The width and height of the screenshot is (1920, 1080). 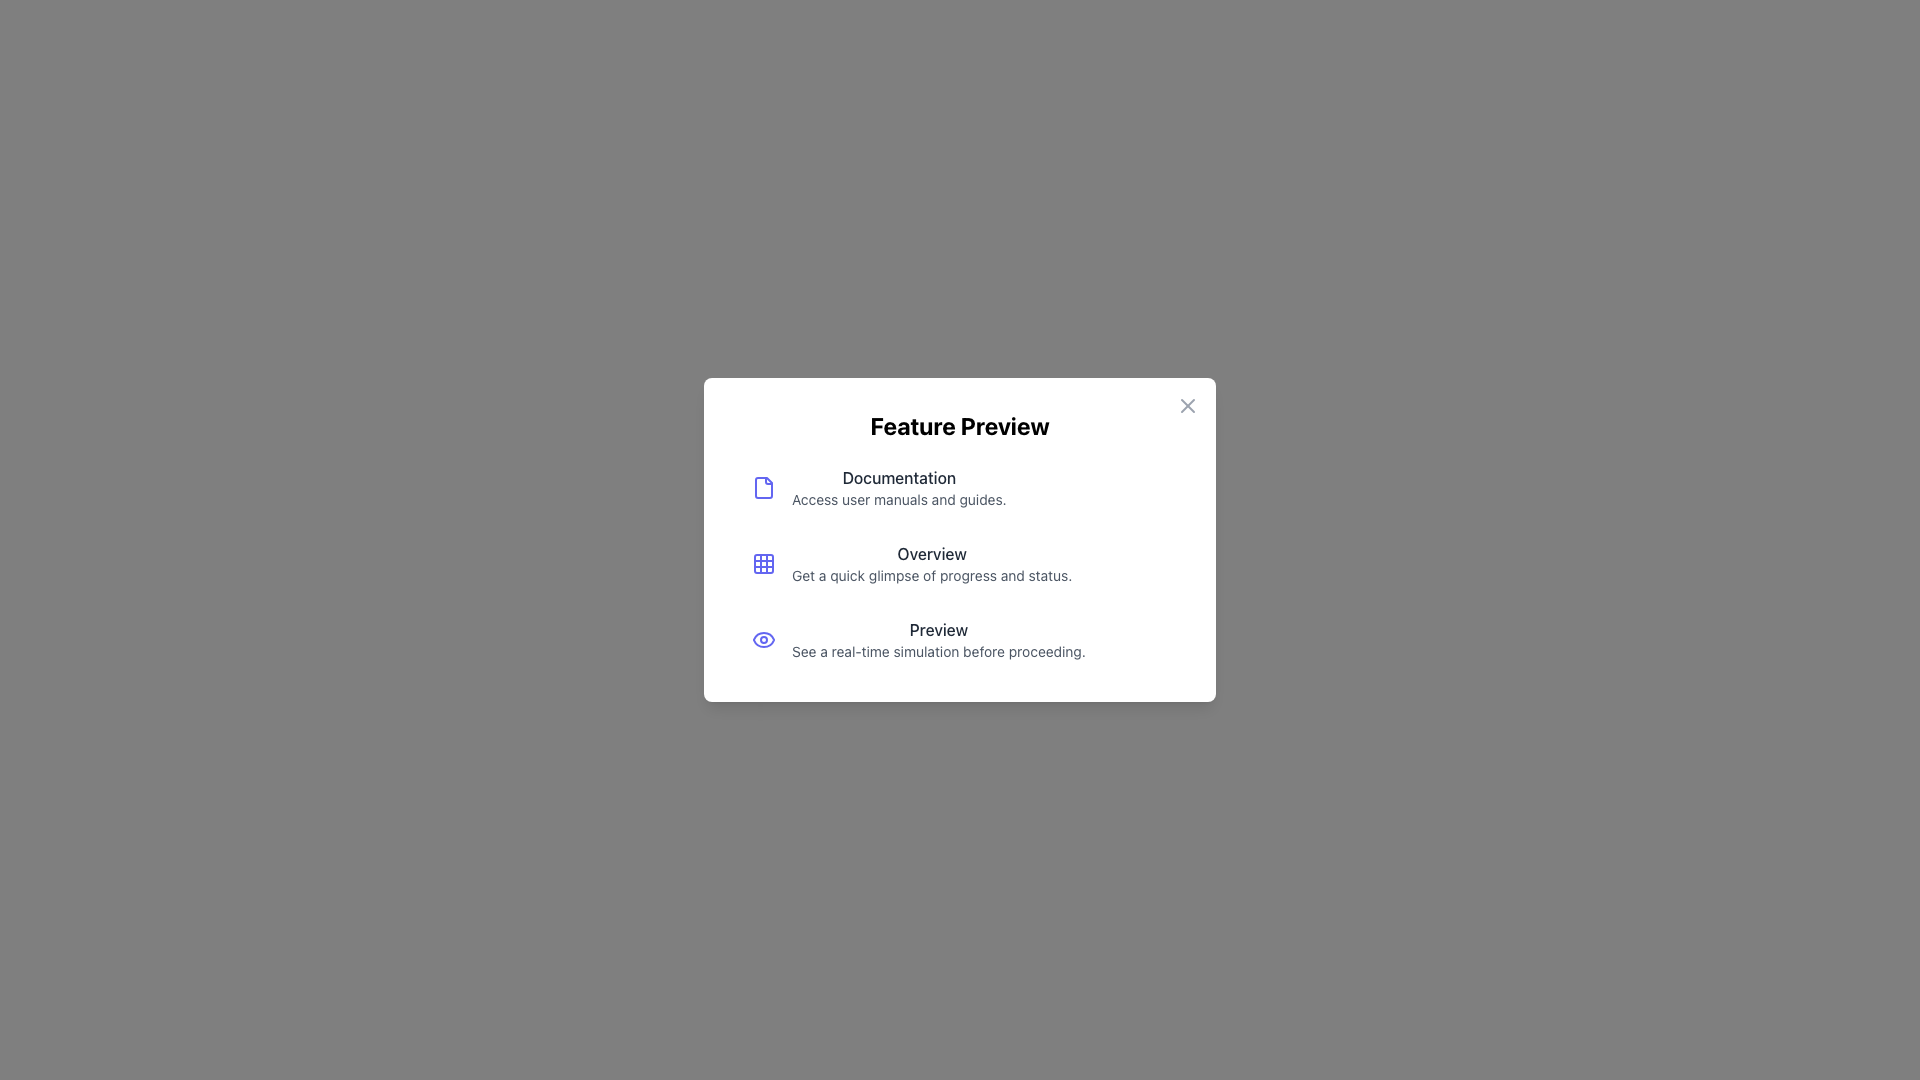 What do you see at coordinates (762, 488) in the screenshot?
I see `the visual indicator icon for the 'Documentation' option, located in the top-left corner of the dialog` at bounding box center [762, 488].